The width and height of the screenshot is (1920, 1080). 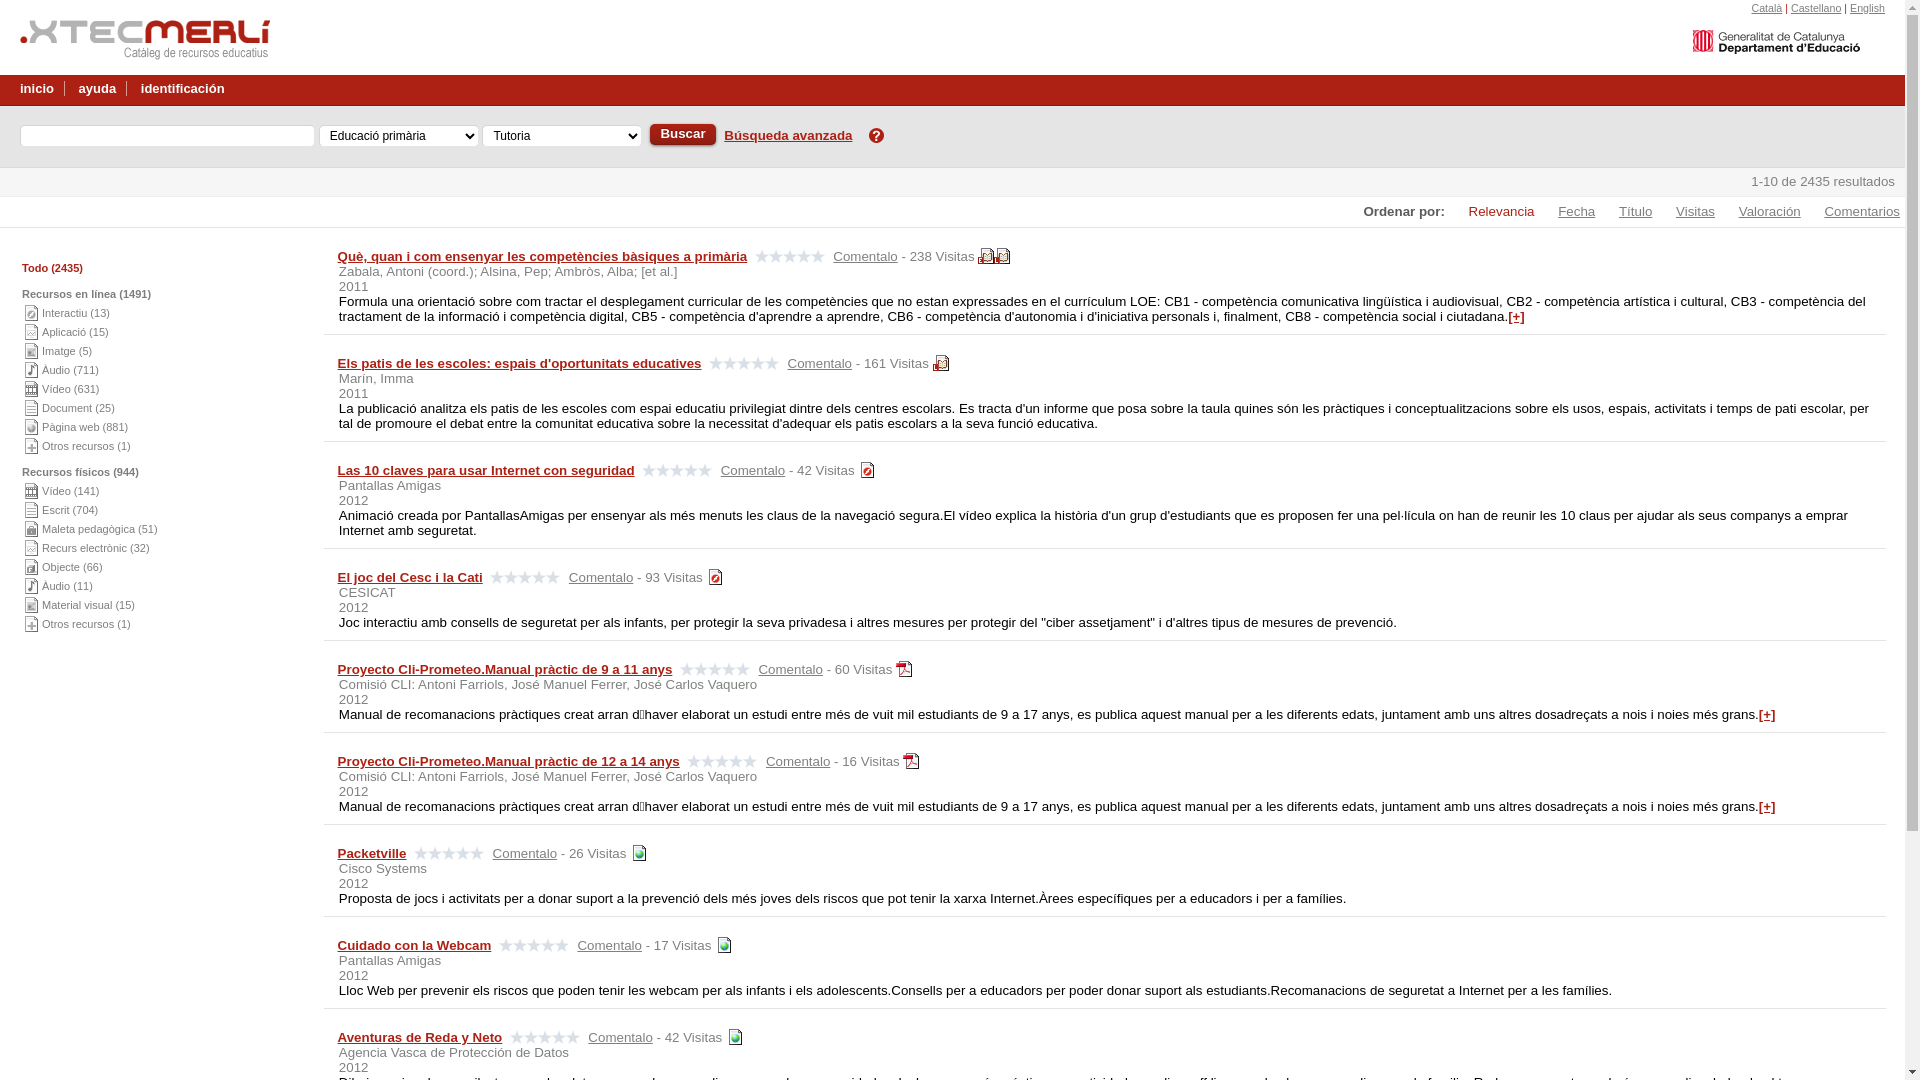 What do you see at coordinates (96, 83) in the screenshot?
I see `'ayuda'` at bounding box center [96, 83].